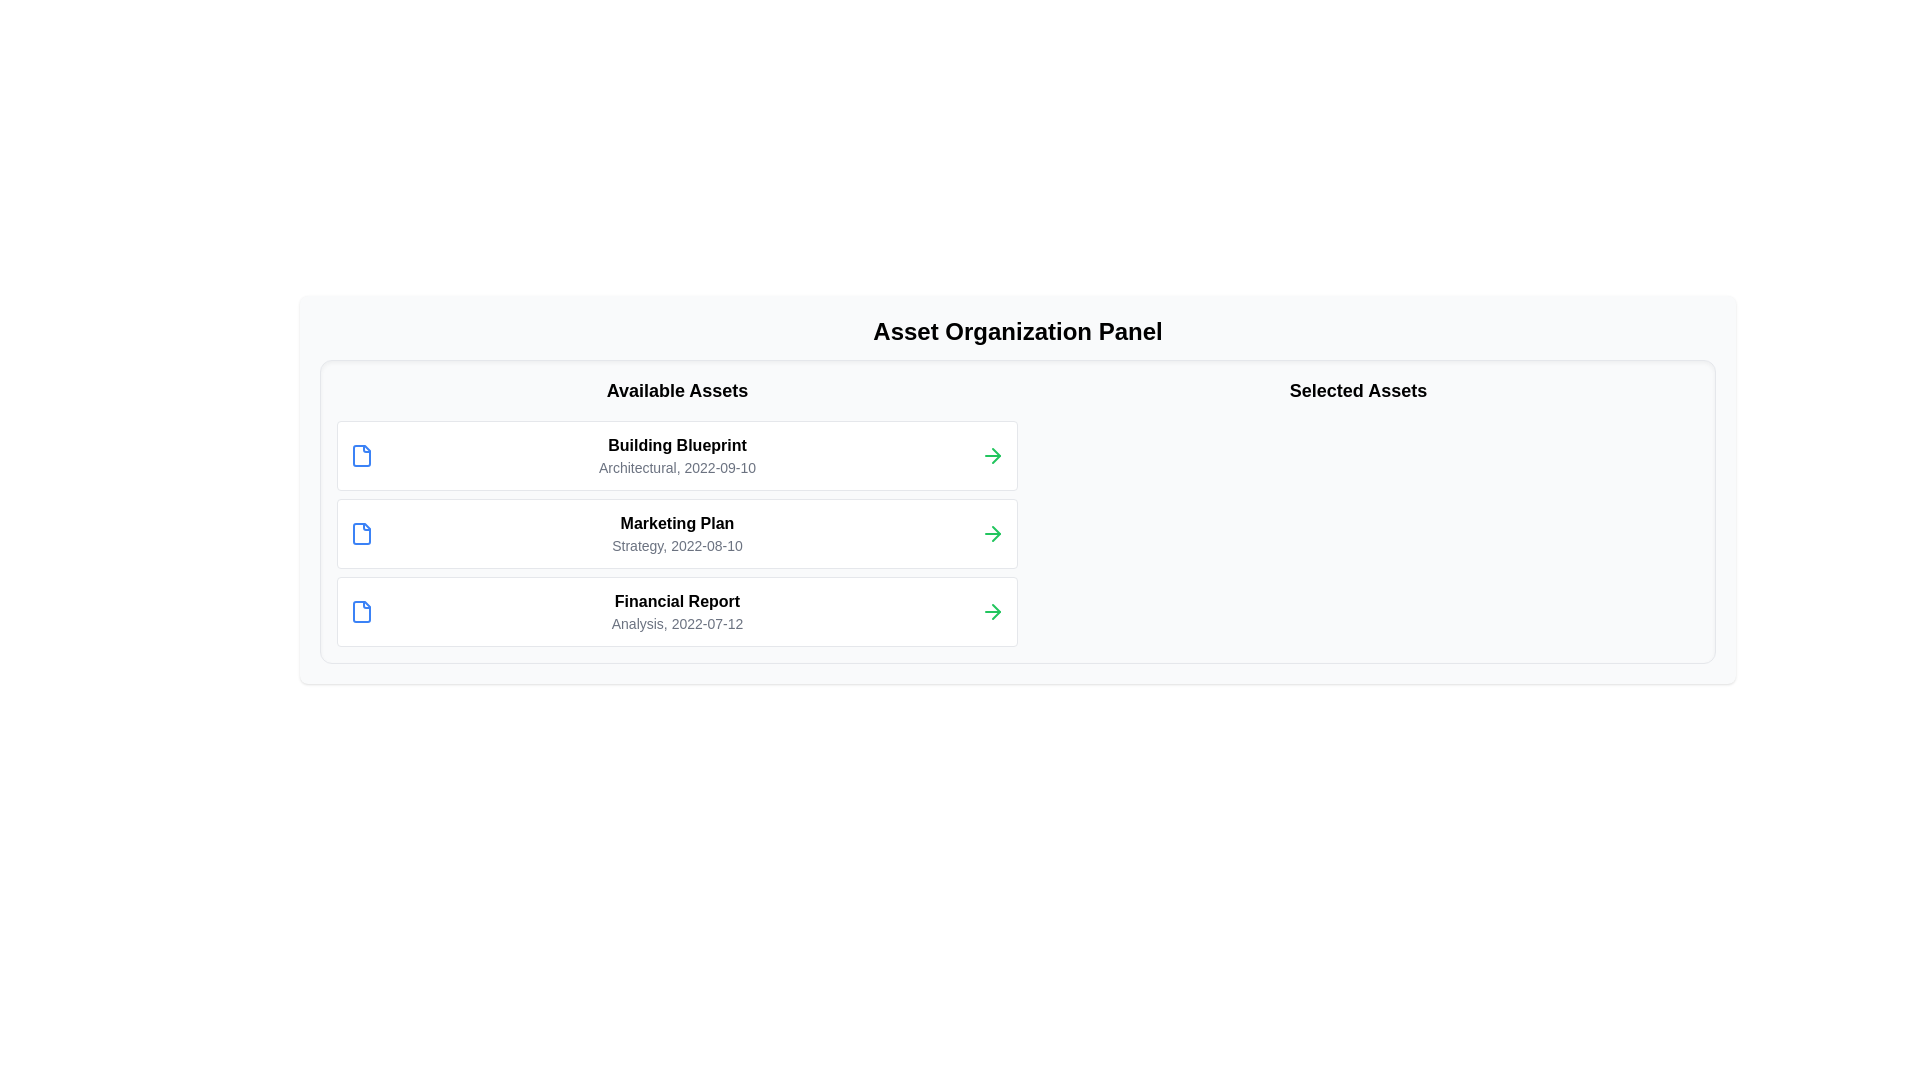 This screenshot has width=1920, height=1080. Describe the element at coordinates (361, 455) in the screenshot. I see `the blue document icon located to the left of the 'Building Blueprint' text in the 'Available Assets' section` at that location.